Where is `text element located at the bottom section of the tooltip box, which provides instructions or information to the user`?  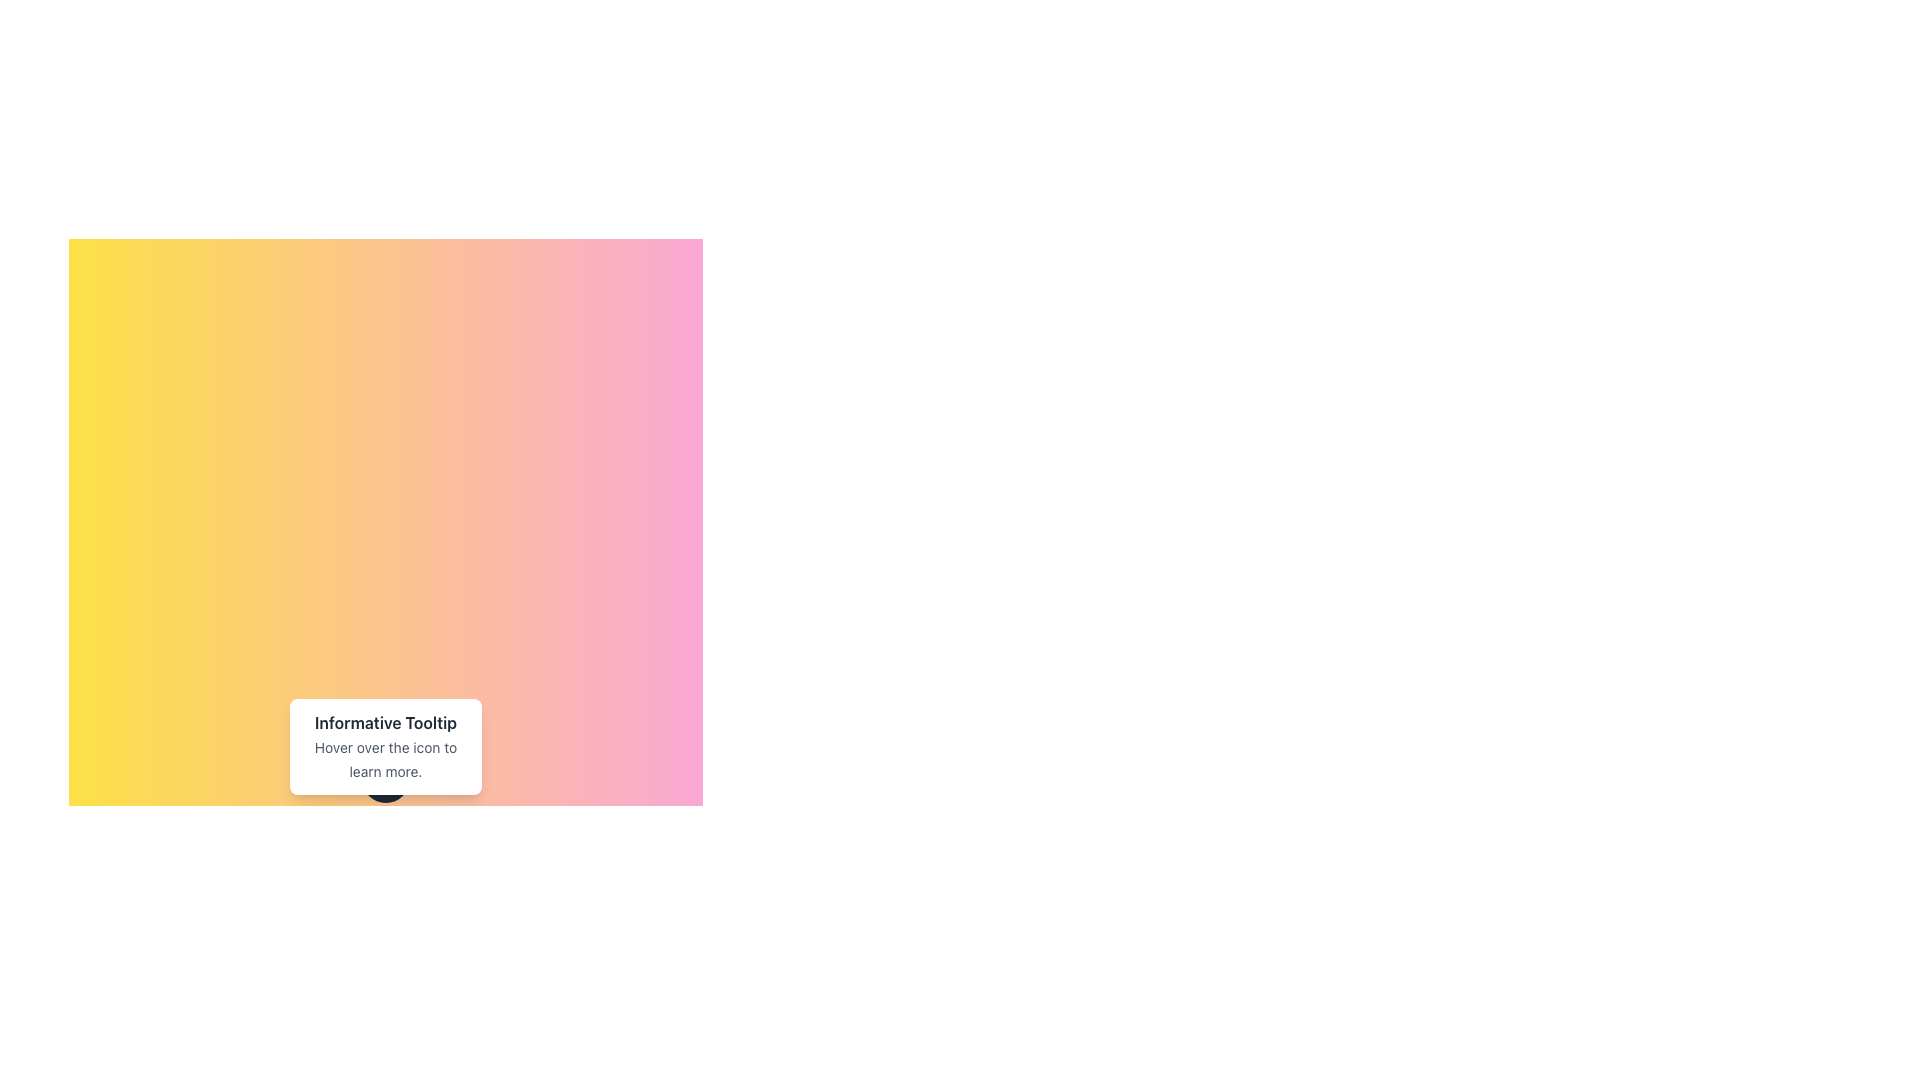 text element located at the bottom section of the tooltip box, which provides instructions or information to the user is located at coordinates (385, 759).